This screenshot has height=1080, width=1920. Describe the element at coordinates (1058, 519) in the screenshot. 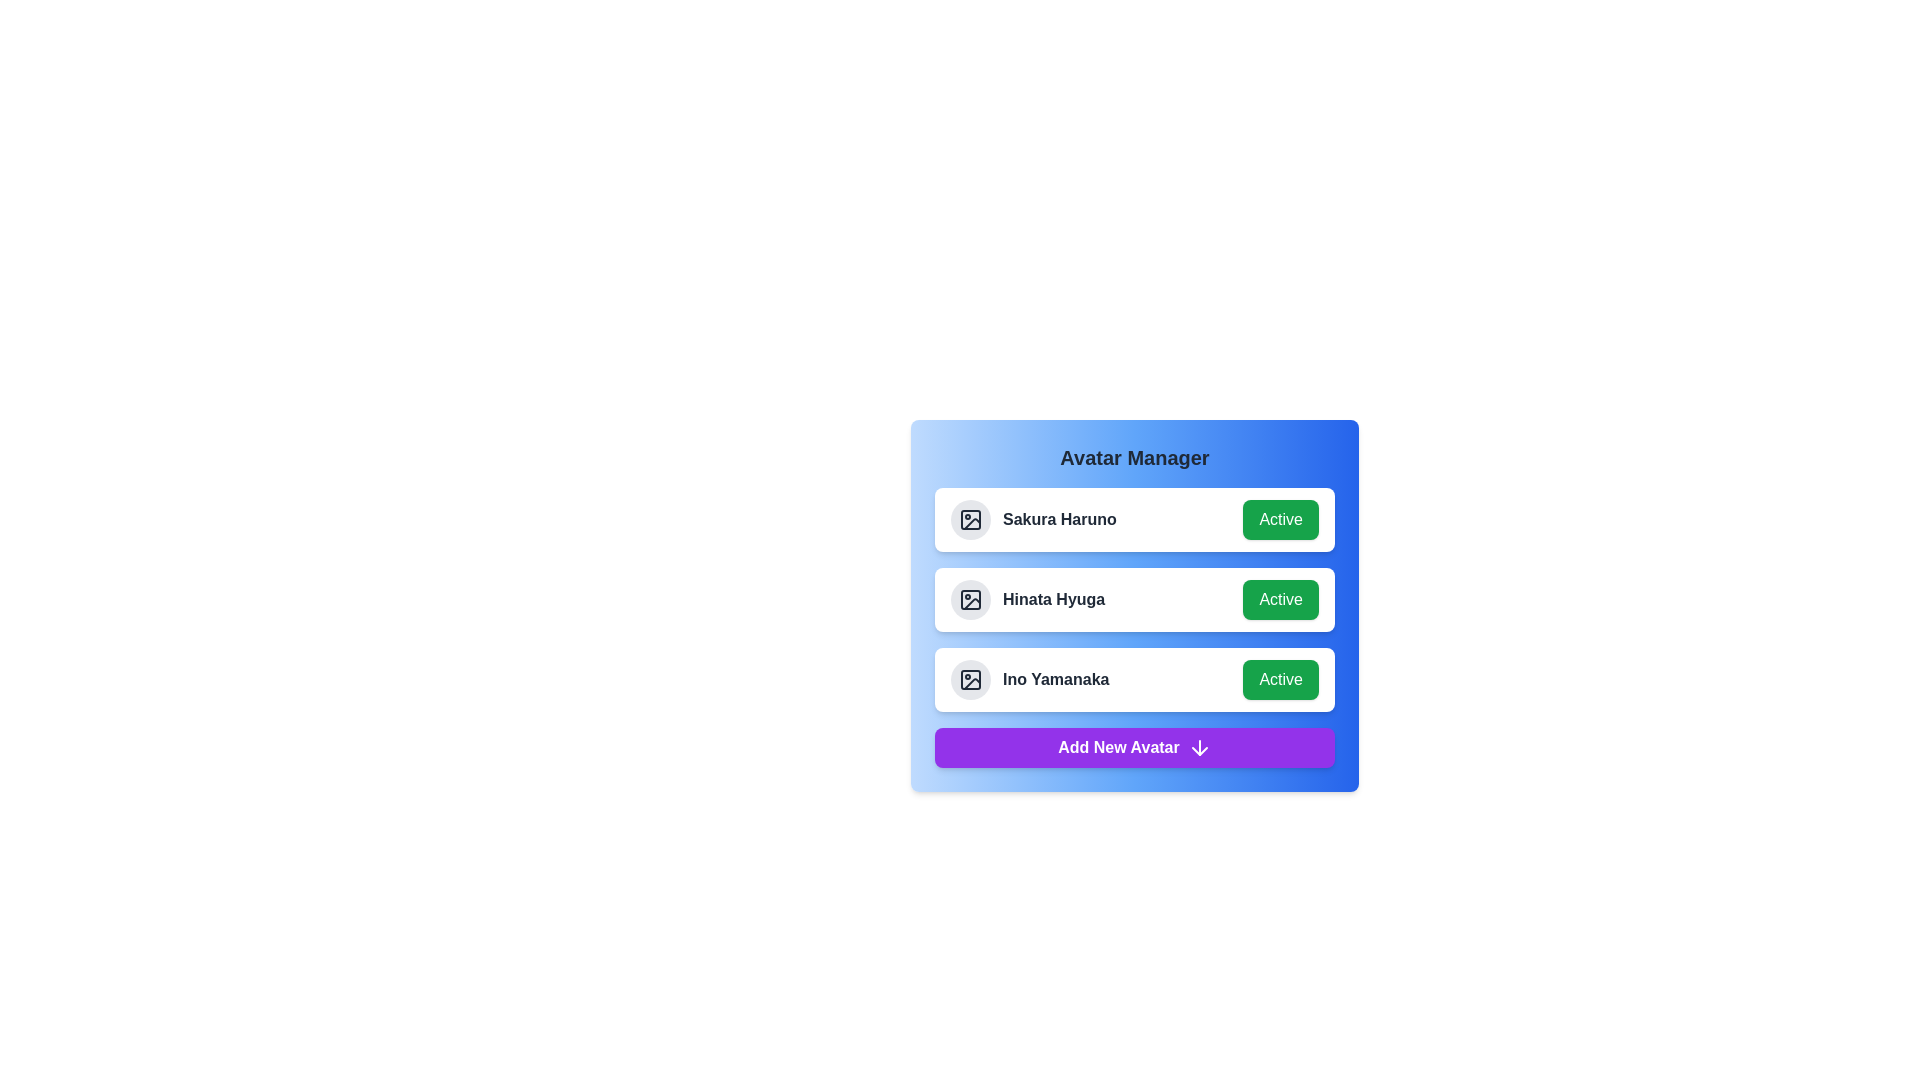

I see `the text label displaying the name 'Sakura Haruno' located in the Avatar Manager card, between the avatar icon and the Active button` at that location.